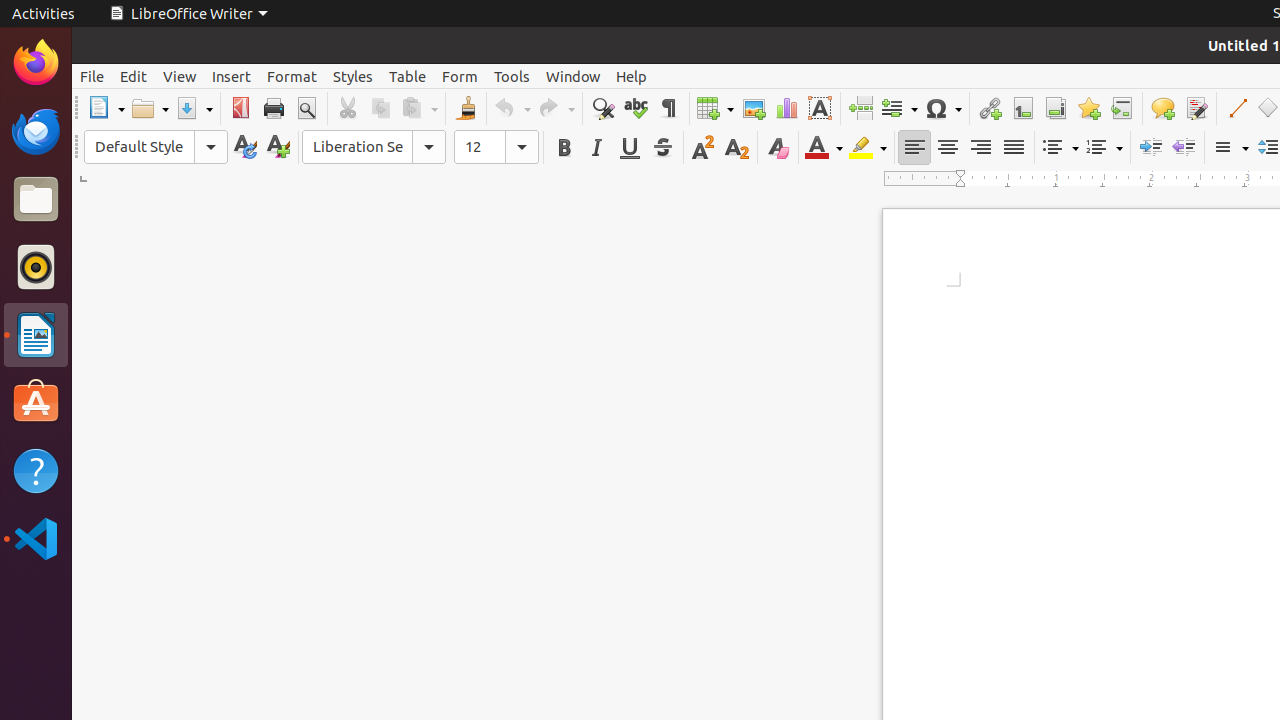 The image size is (1280, 720). Describe the element at coordinates (595, 146) in the screenshot. I see `'Italic'` at that location.